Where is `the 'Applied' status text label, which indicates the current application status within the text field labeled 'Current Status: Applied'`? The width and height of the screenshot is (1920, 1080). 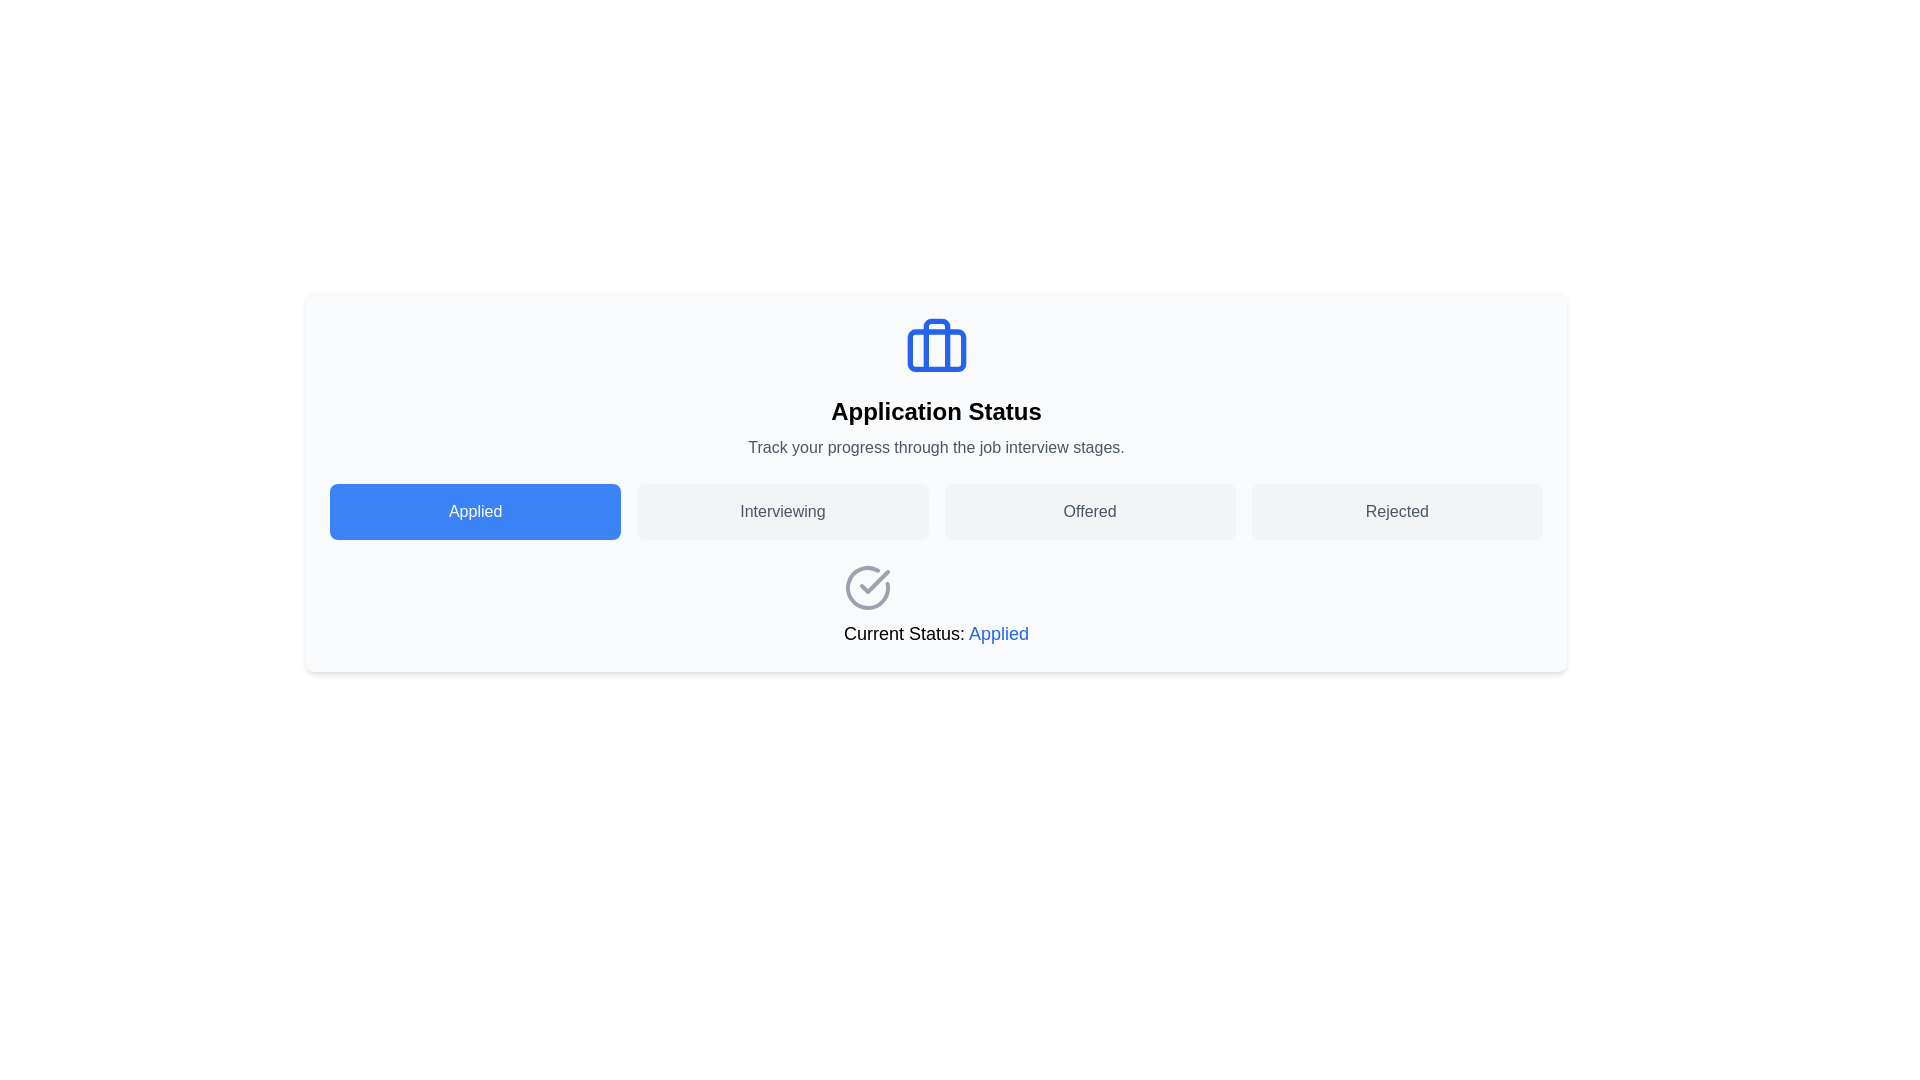 the 'Applied' status text label, which indicates the current application status within the text field labeled 'Current Status: Applied' is located at coordinates (998, 633).